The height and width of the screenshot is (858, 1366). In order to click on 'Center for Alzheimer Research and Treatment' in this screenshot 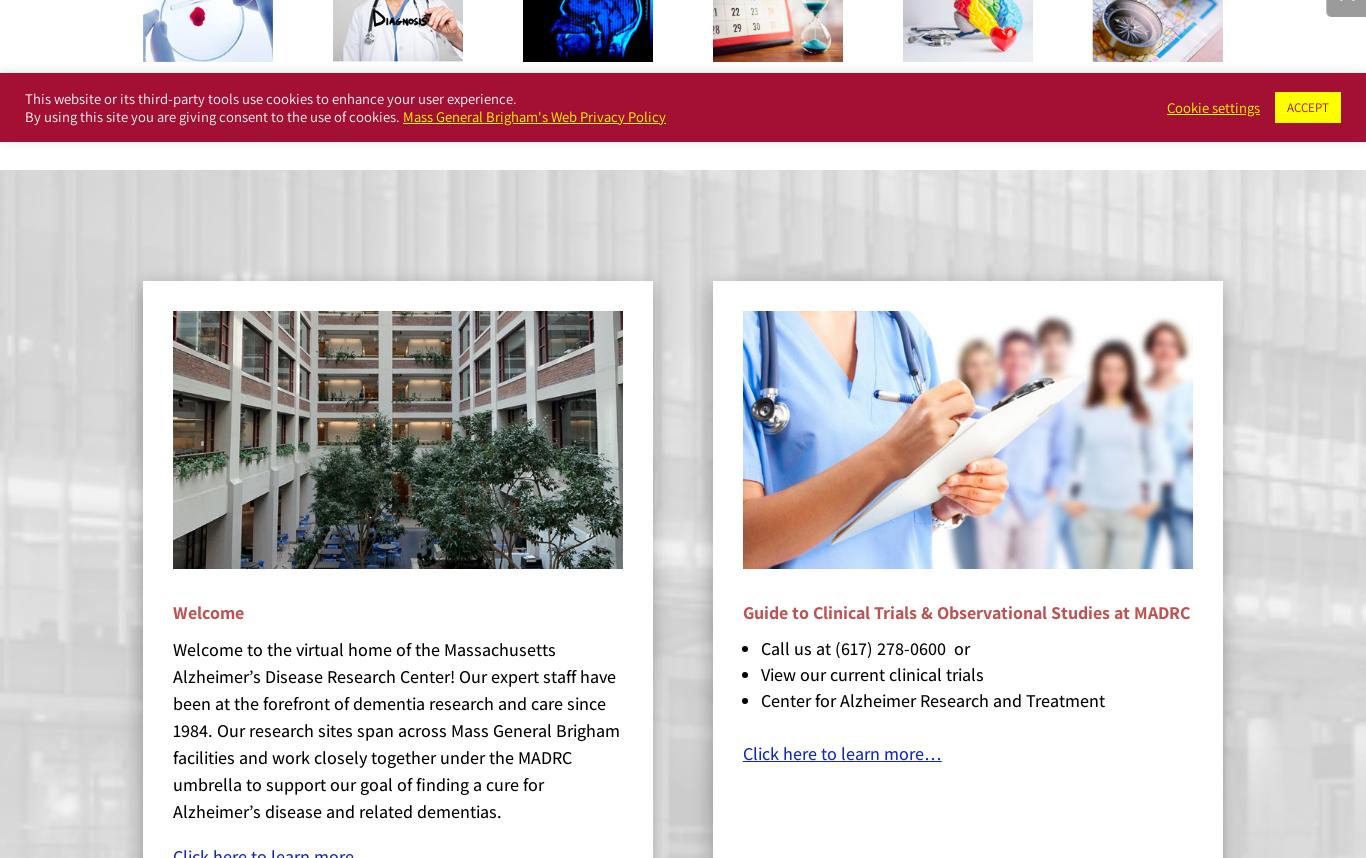, I will do `click(760, 699)`.